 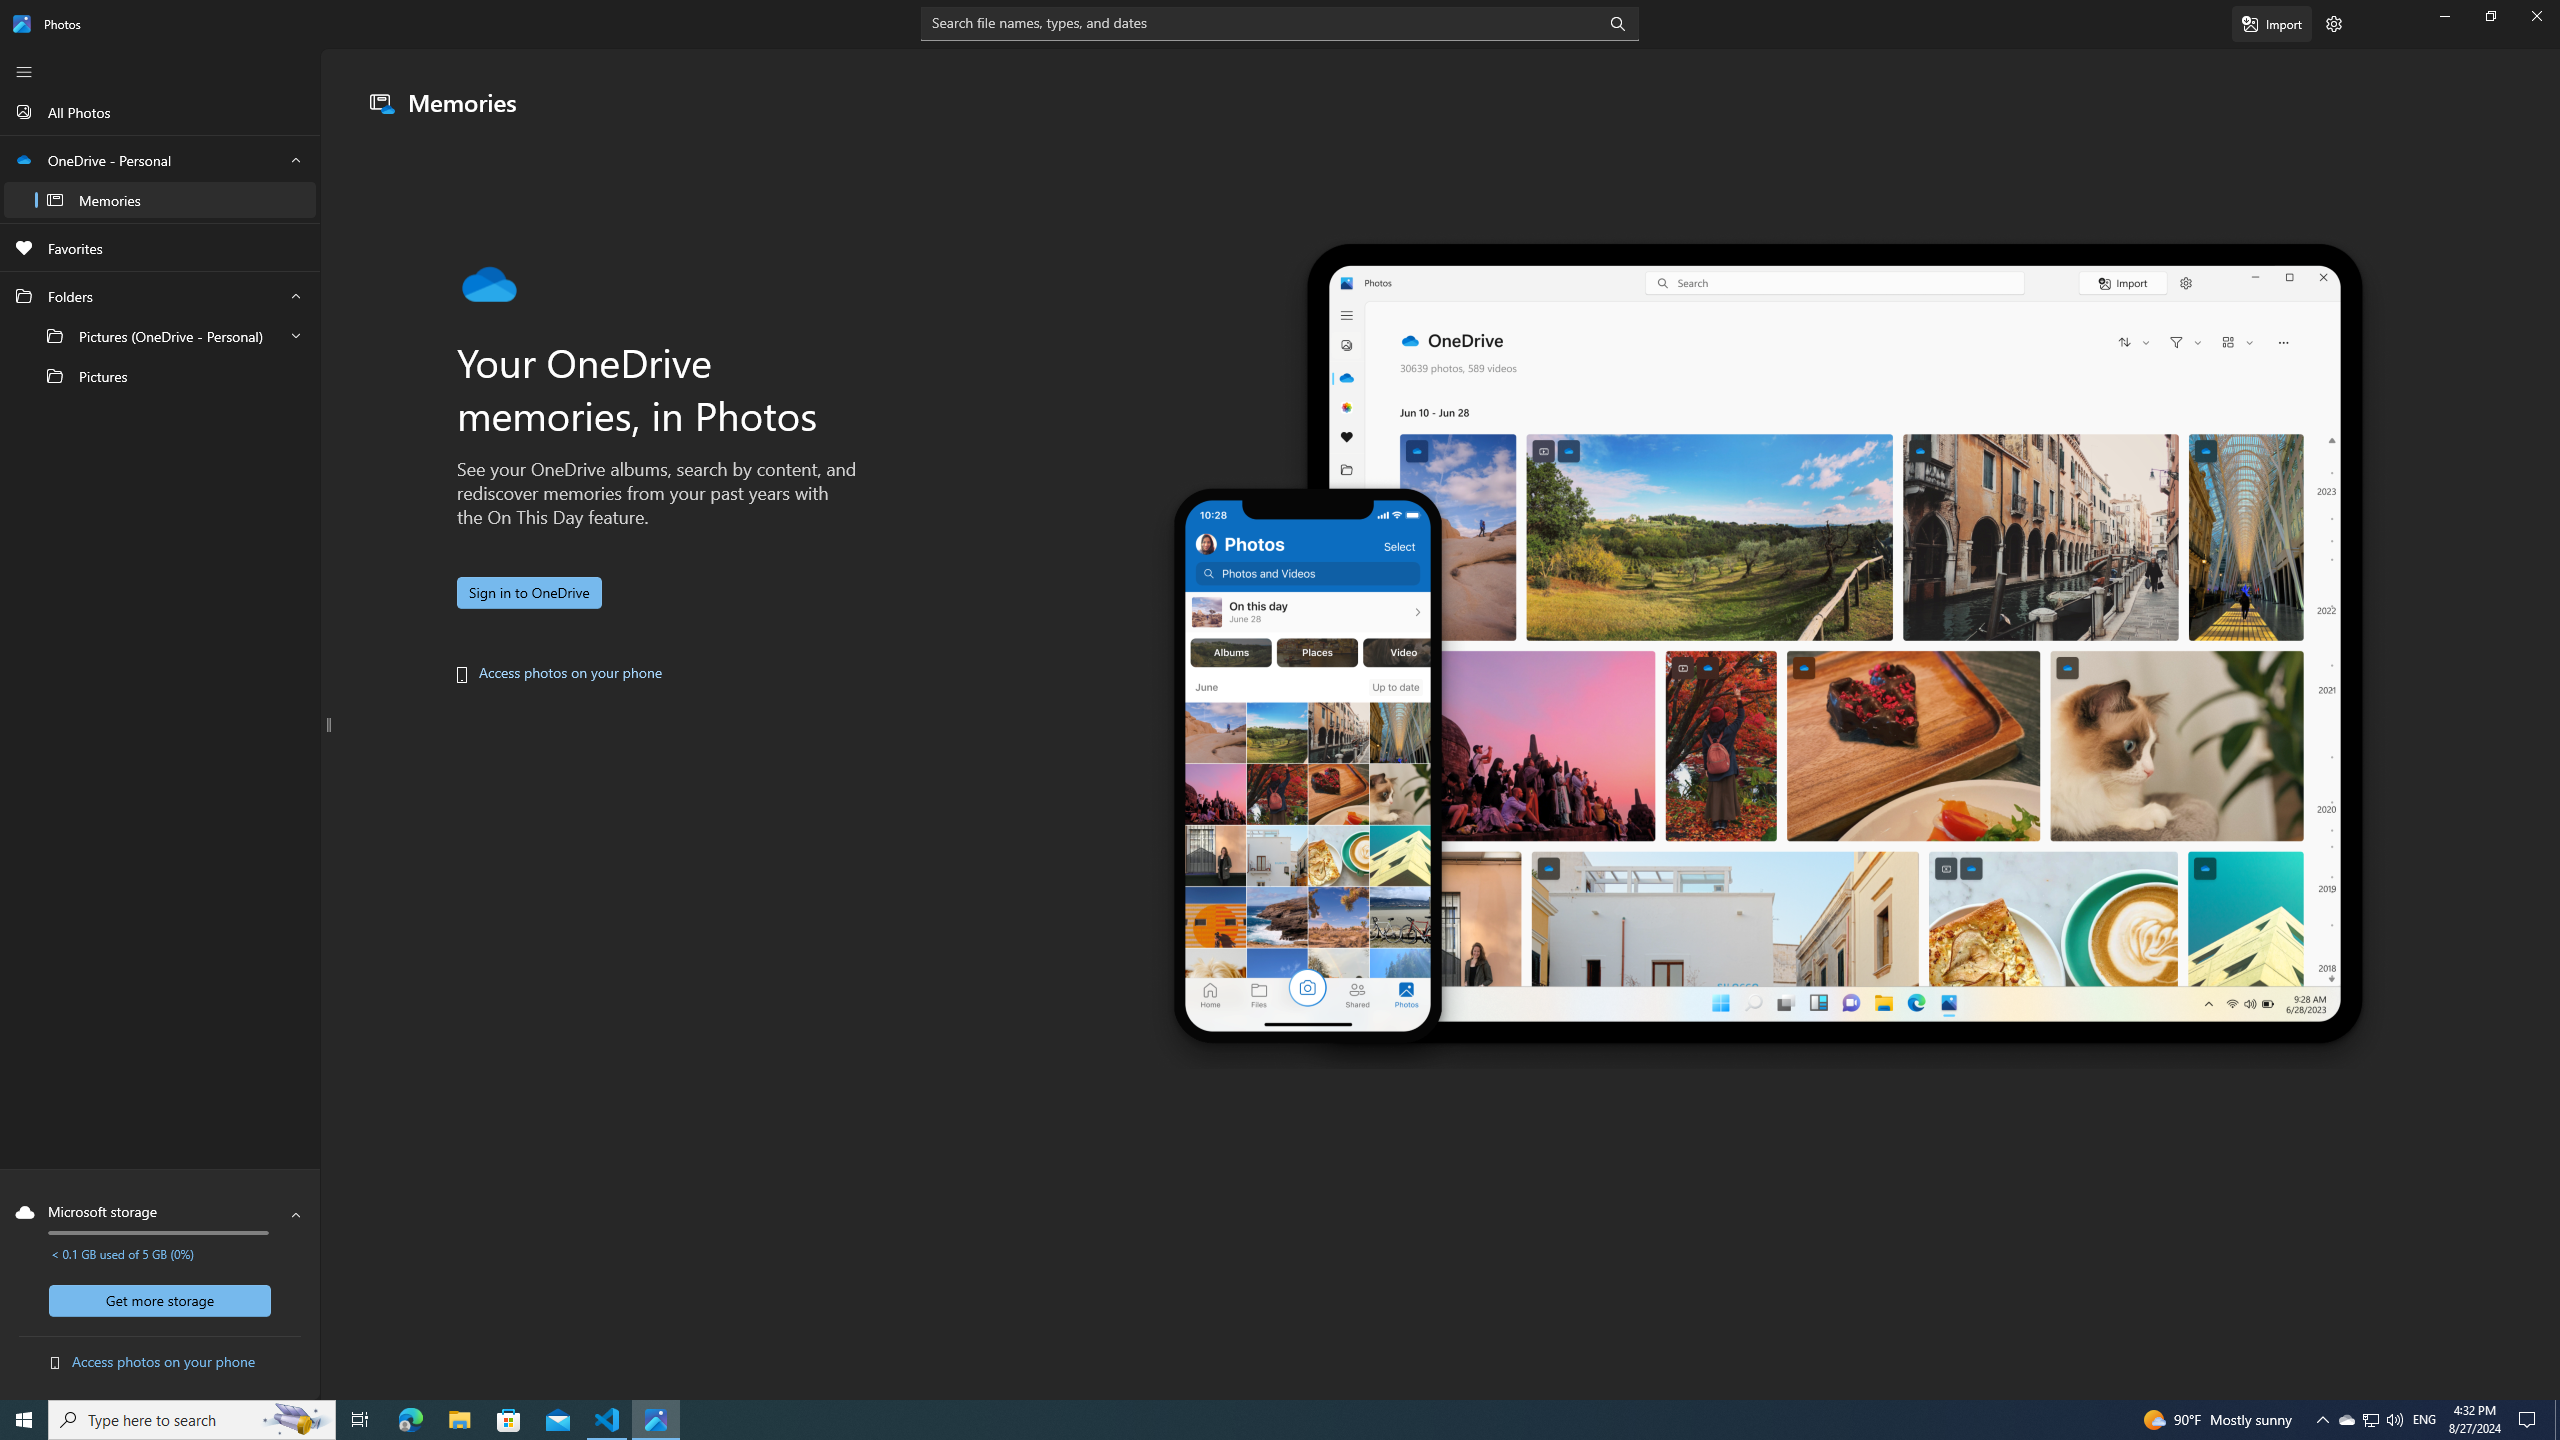 I want to click on 'Pictures', so click(x=159, y=375).